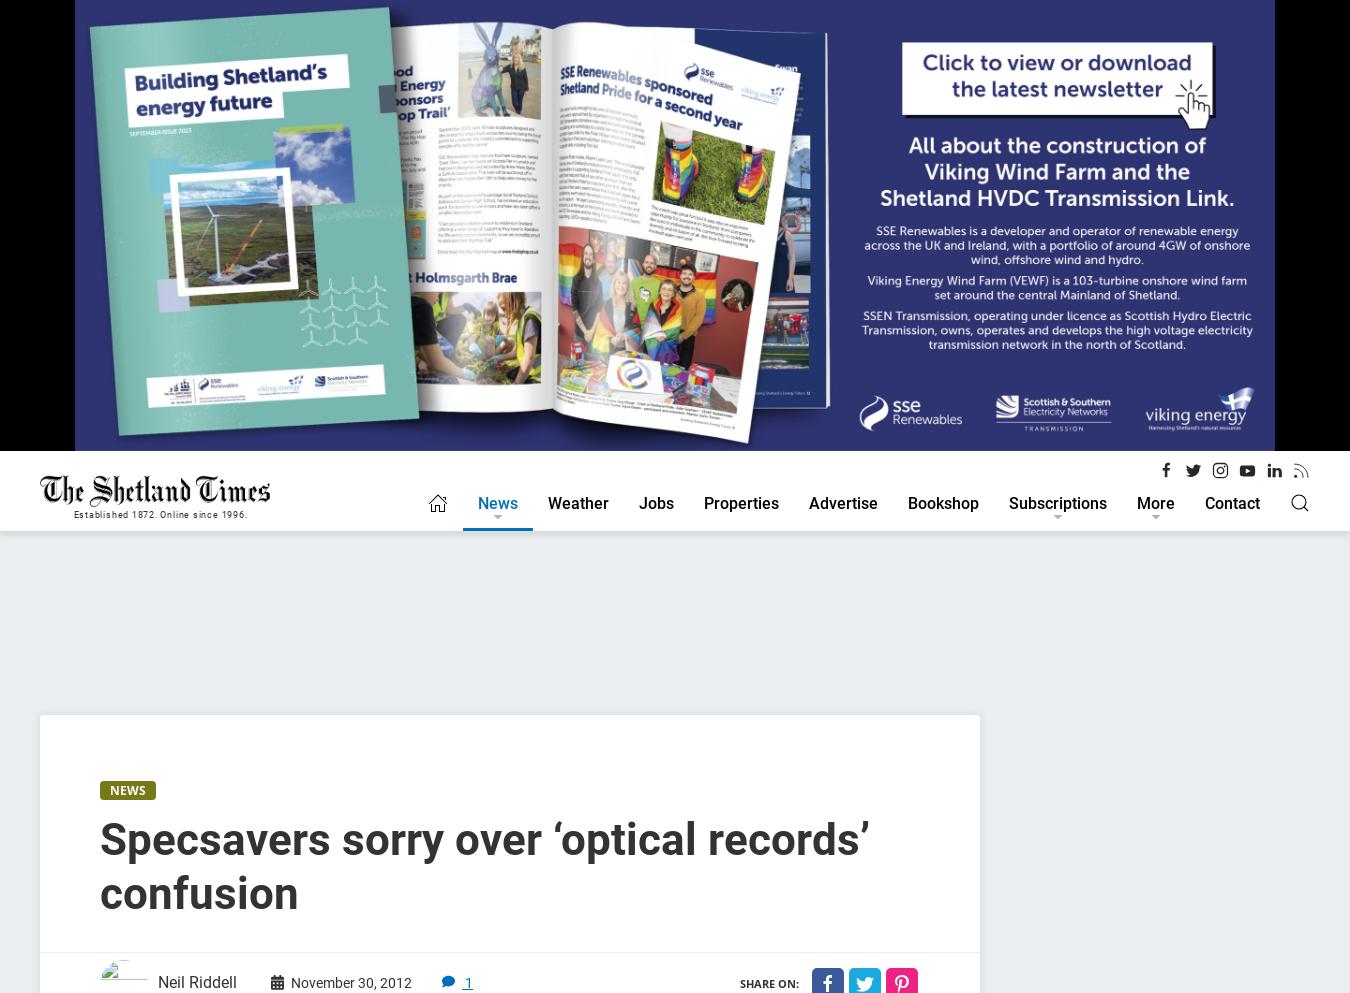 This screenshot has width=1350, height=993. What do you see at coordinates (843, 502) in the screenshot?
I see `'Advertise'` at bounding box center [843, 502].